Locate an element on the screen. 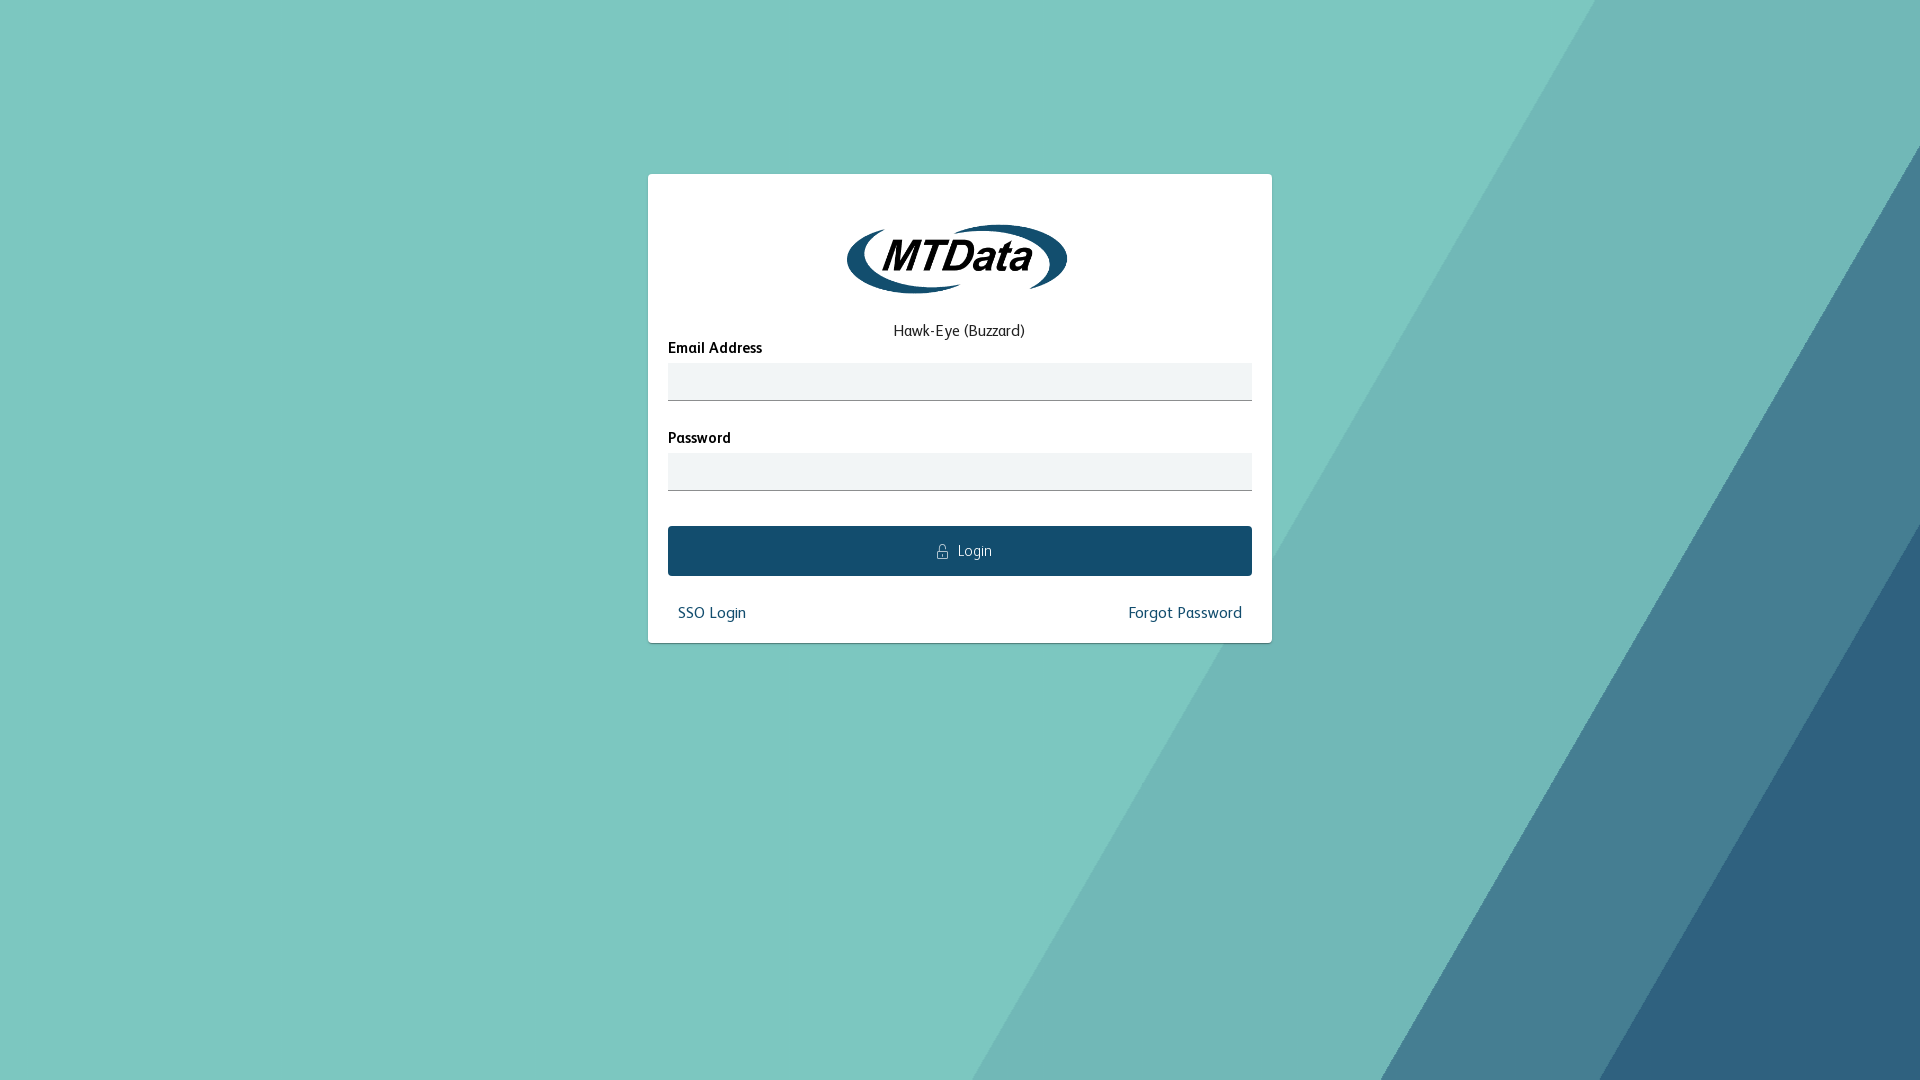 This screenshot has width=1920, height=1080. 'SSO Login' is located at coordinates (711, 612).